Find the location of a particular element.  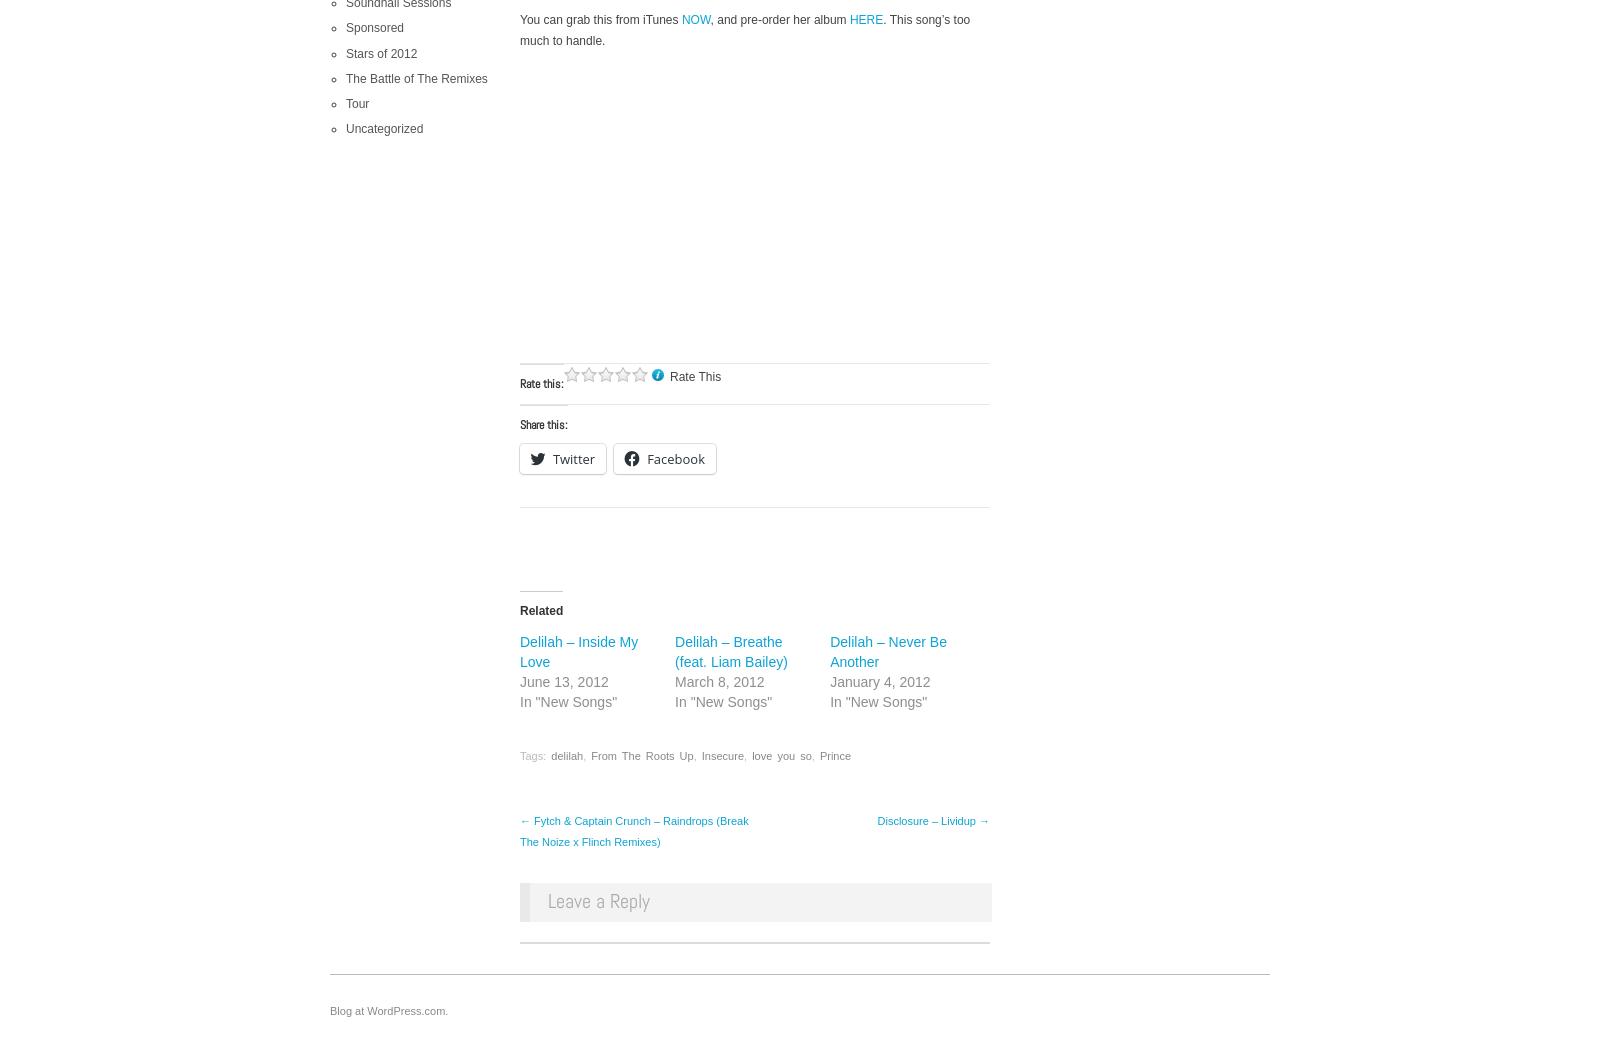

'You can grab this from iTunes' is located at coordinates (599, 19).